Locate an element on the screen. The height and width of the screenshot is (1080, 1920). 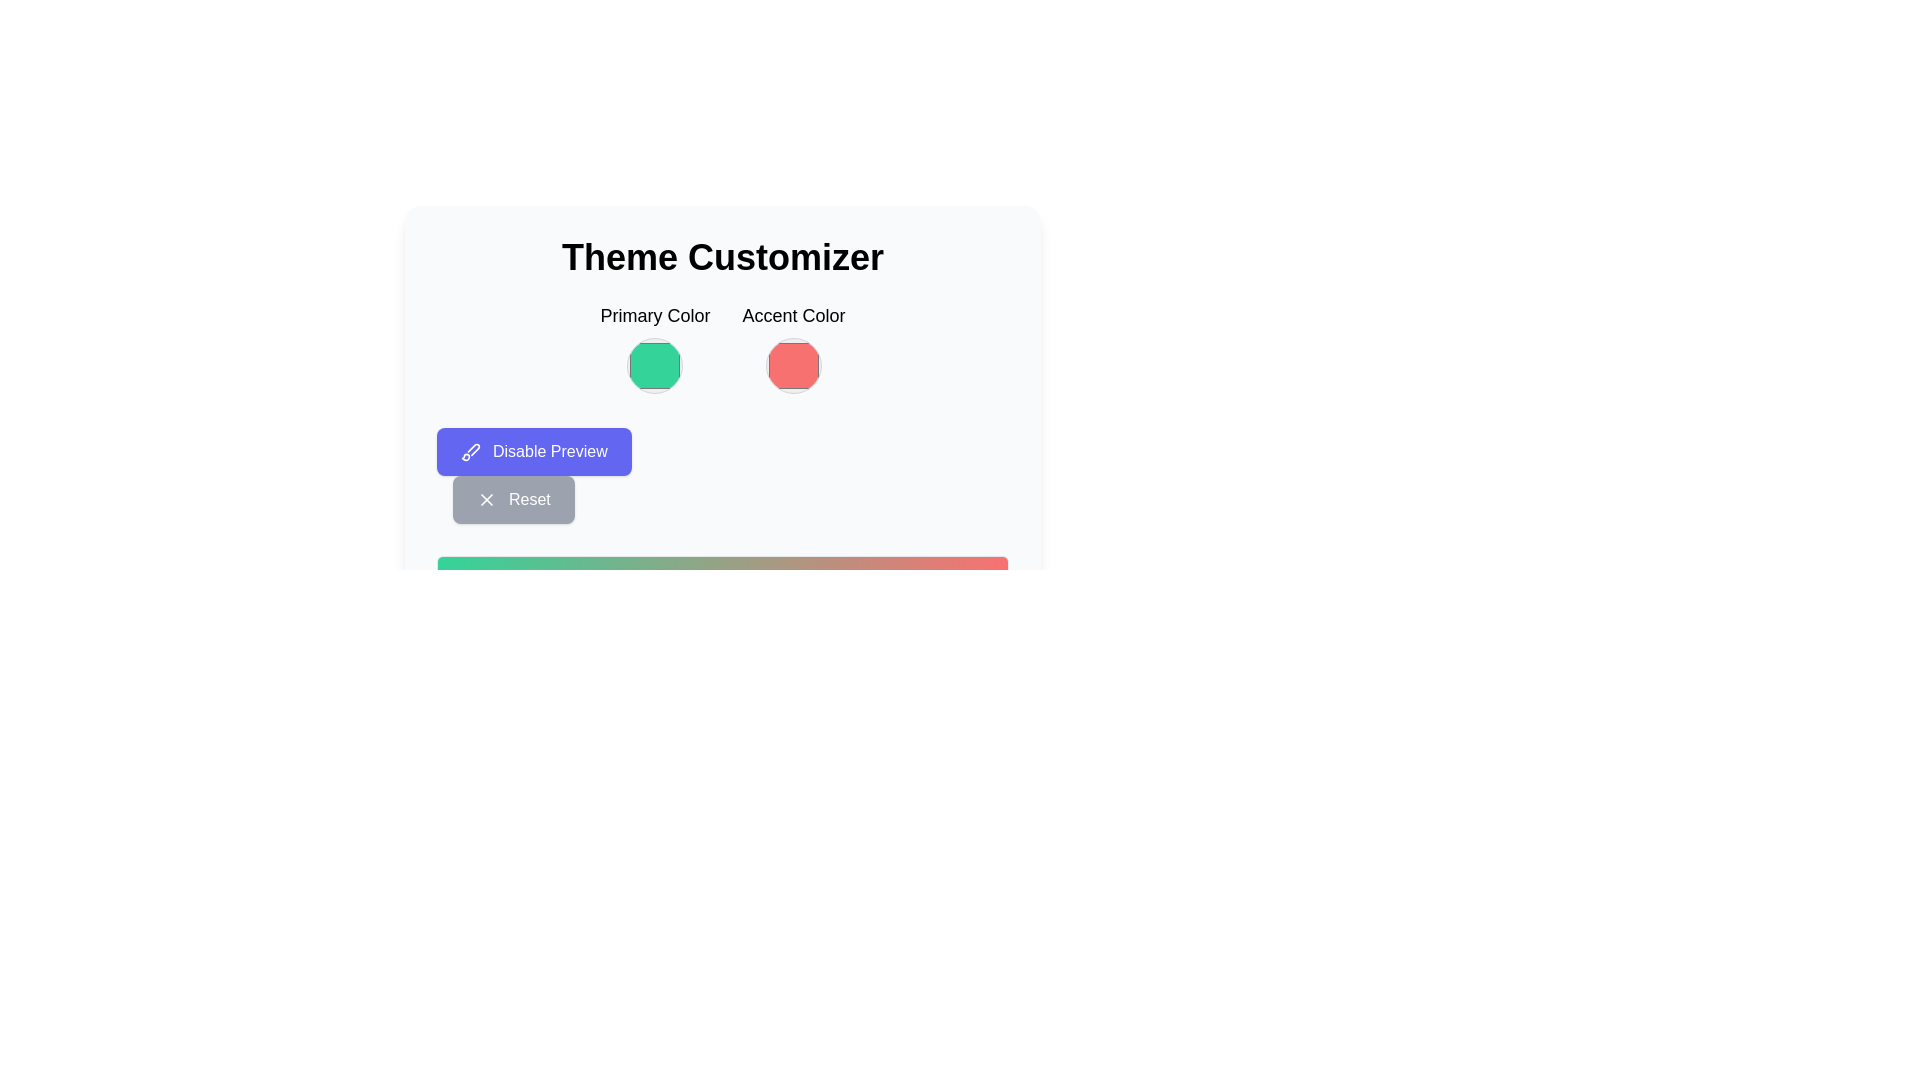
the label that indicates the purpose of the adjacent color preview representing the primary color, located centrally above the circular color preview is located at coordinates (655, 315).